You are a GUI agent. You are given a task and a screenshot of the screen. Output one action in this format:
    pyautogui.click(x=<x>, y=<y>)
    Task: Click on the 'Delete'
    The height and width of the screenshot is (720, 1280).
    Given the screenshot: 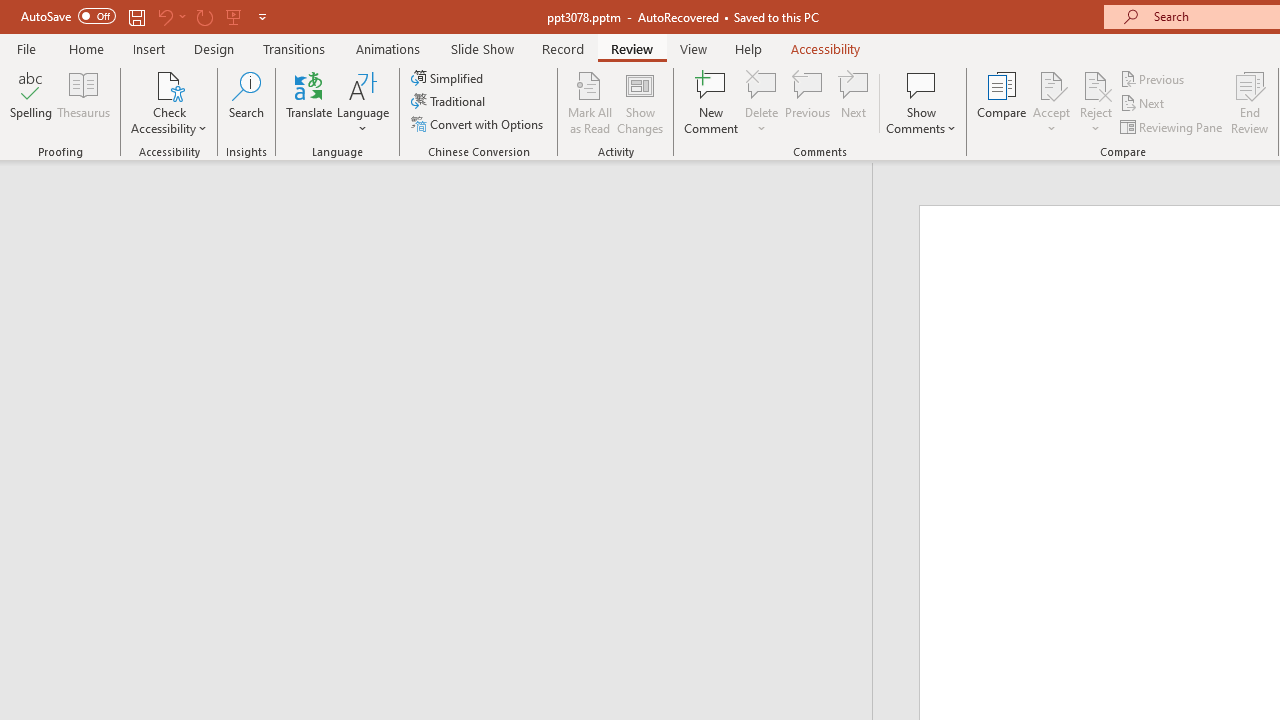 What is the action you would take?
    pyautogui.click(x=761, y=84)
    